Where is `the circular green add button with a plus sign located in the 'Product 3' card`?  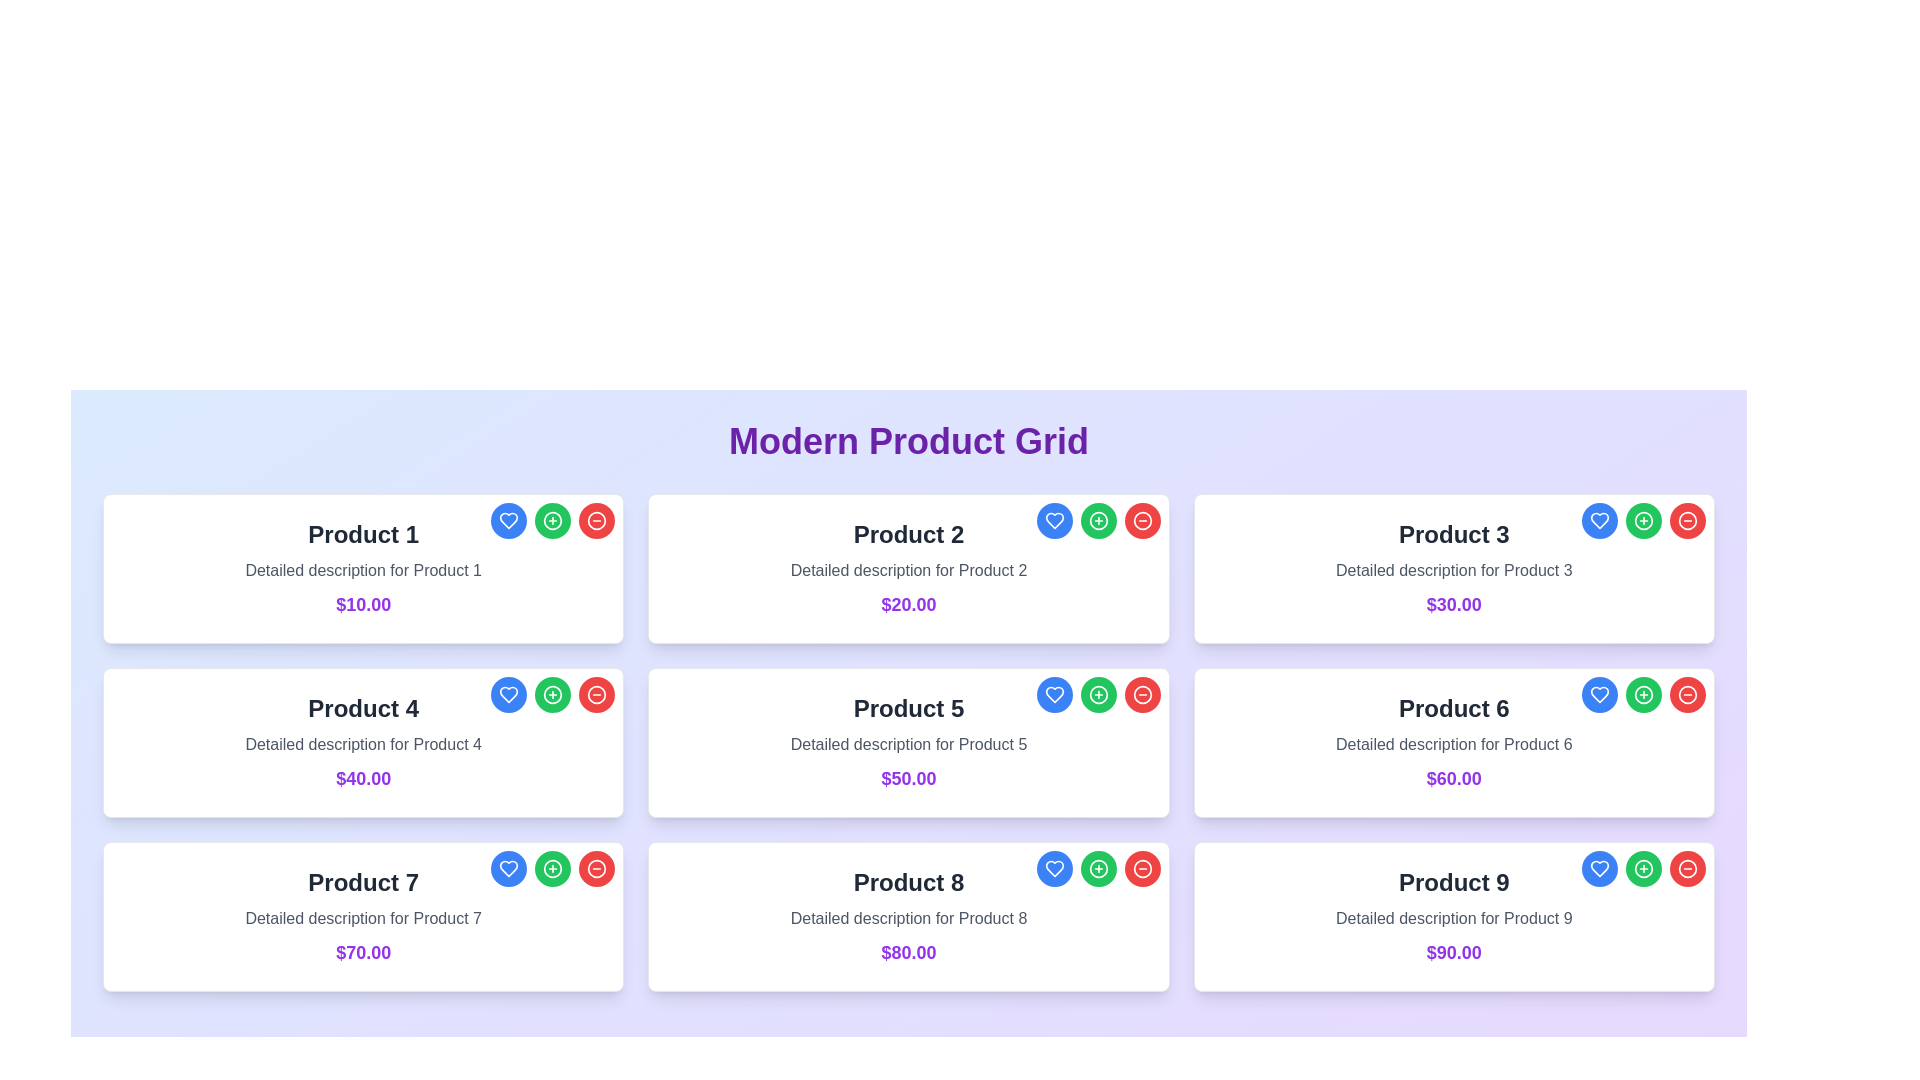 the circular green add button with a plus sign located in the 'Product 3' card is located at coordinates (1643, 519).